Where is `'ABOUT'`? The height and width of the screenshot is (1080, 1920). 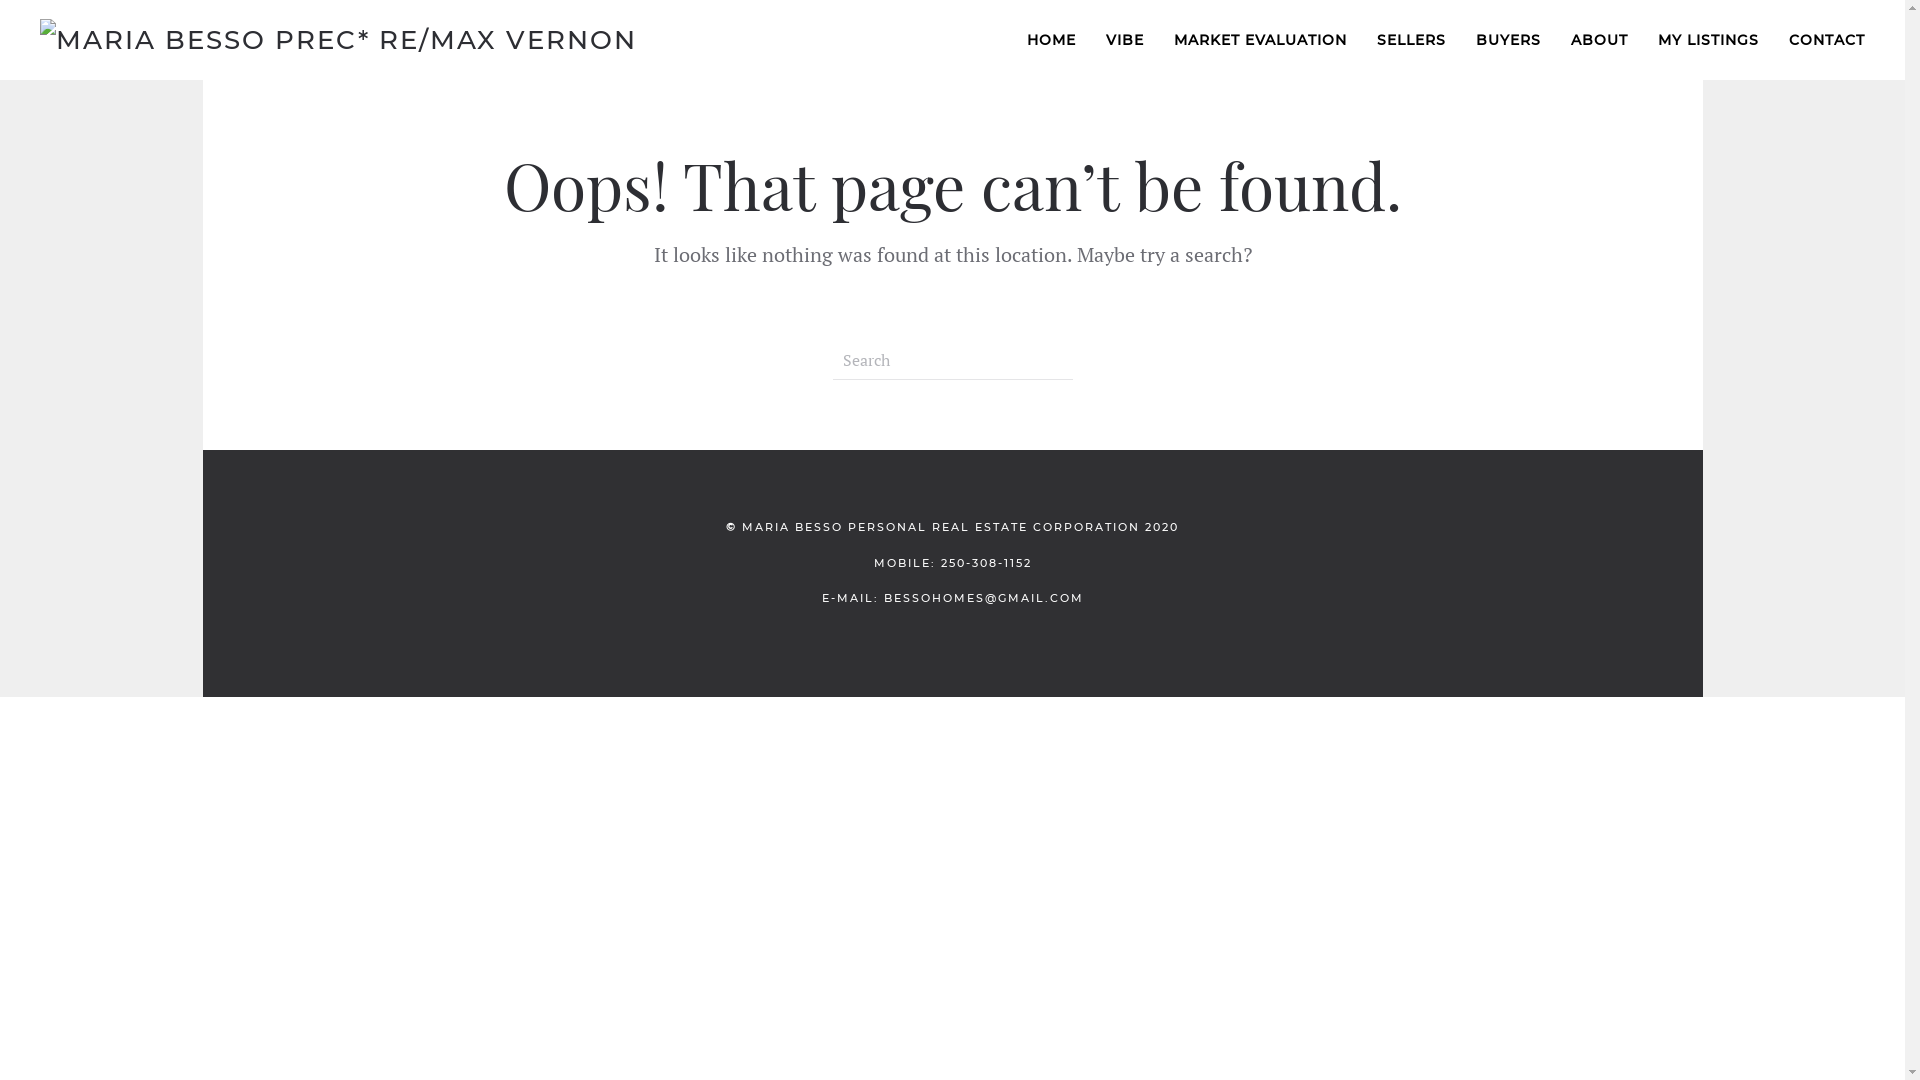
'ABOUT' is located at coordinates (1598, 39).